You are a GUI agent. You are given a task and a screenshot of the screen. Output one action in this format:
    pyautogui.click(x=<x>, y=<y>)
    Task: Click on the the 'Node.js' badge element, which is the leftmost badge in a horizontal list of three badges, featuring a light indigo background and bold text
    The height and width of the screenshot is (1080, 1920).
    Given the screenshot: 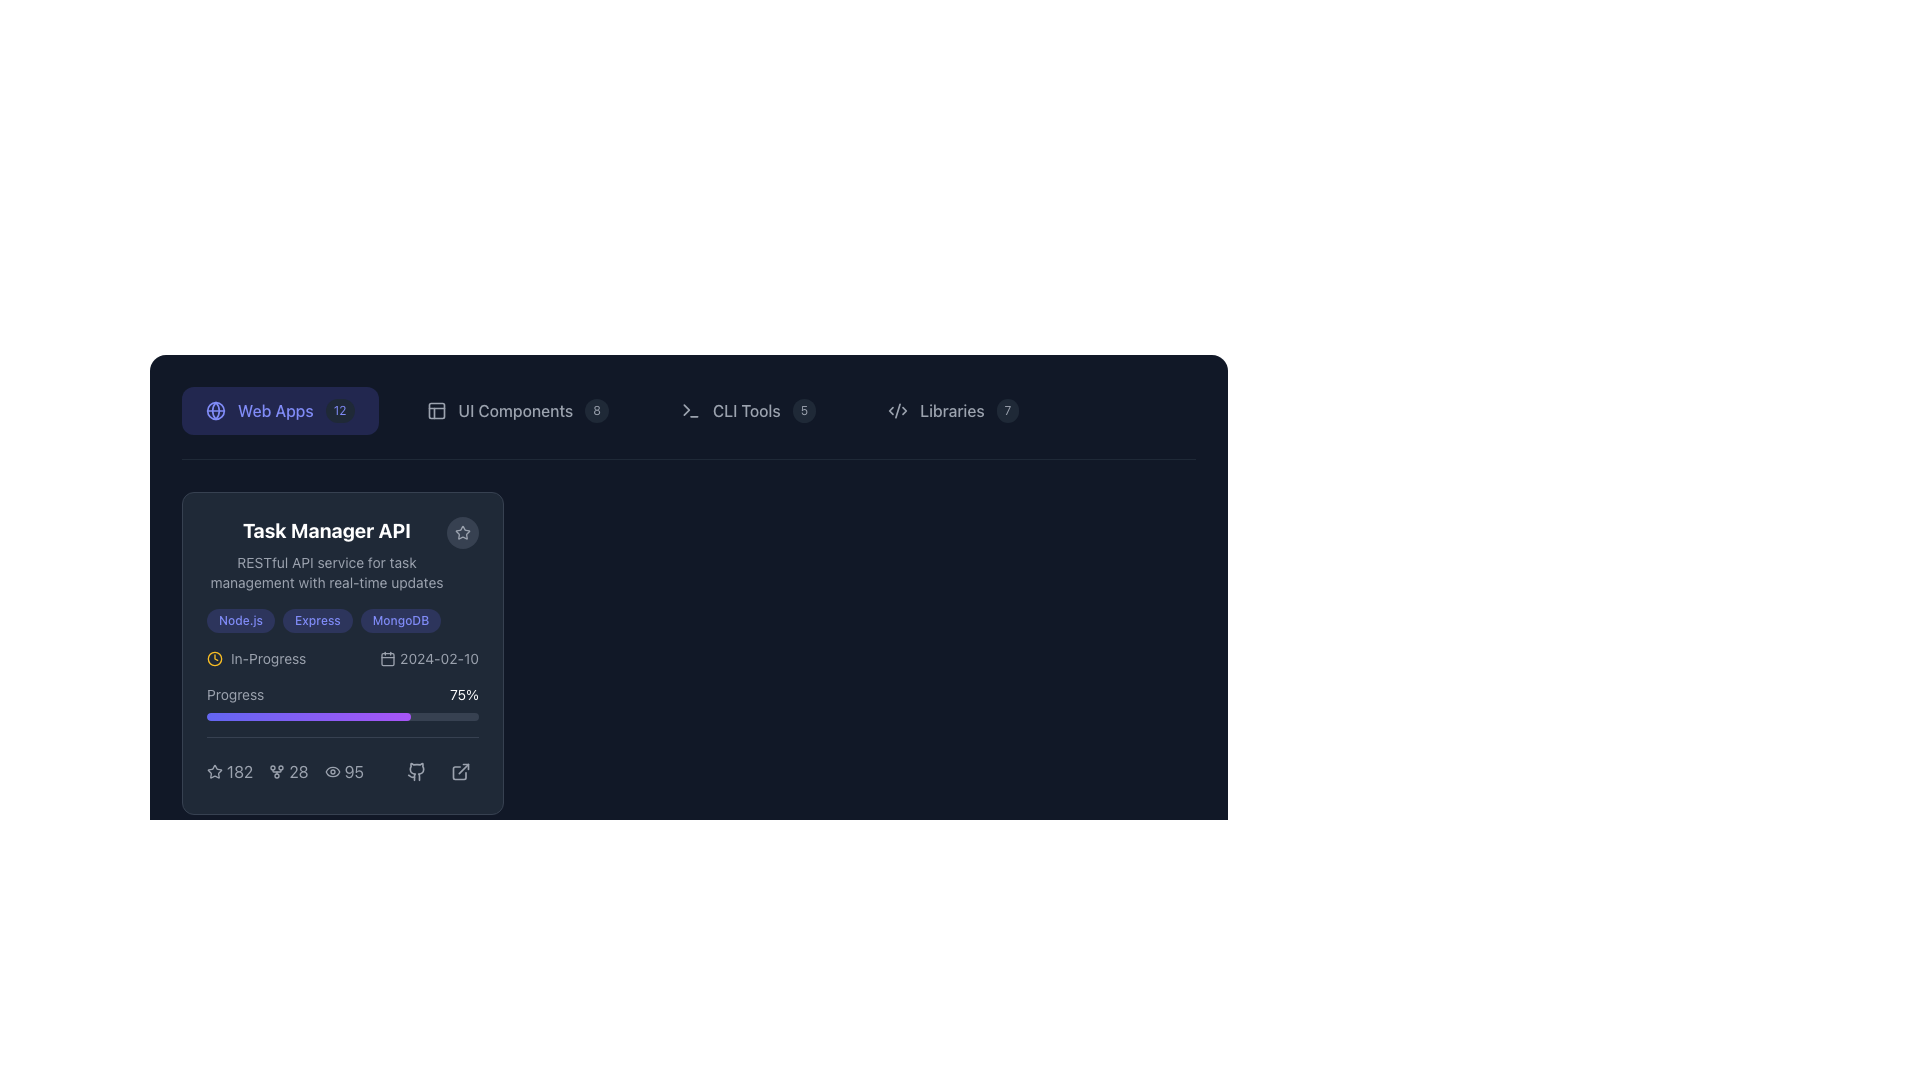 What is the action you would take?
    pyautogui.click(x=240, y=620)
    